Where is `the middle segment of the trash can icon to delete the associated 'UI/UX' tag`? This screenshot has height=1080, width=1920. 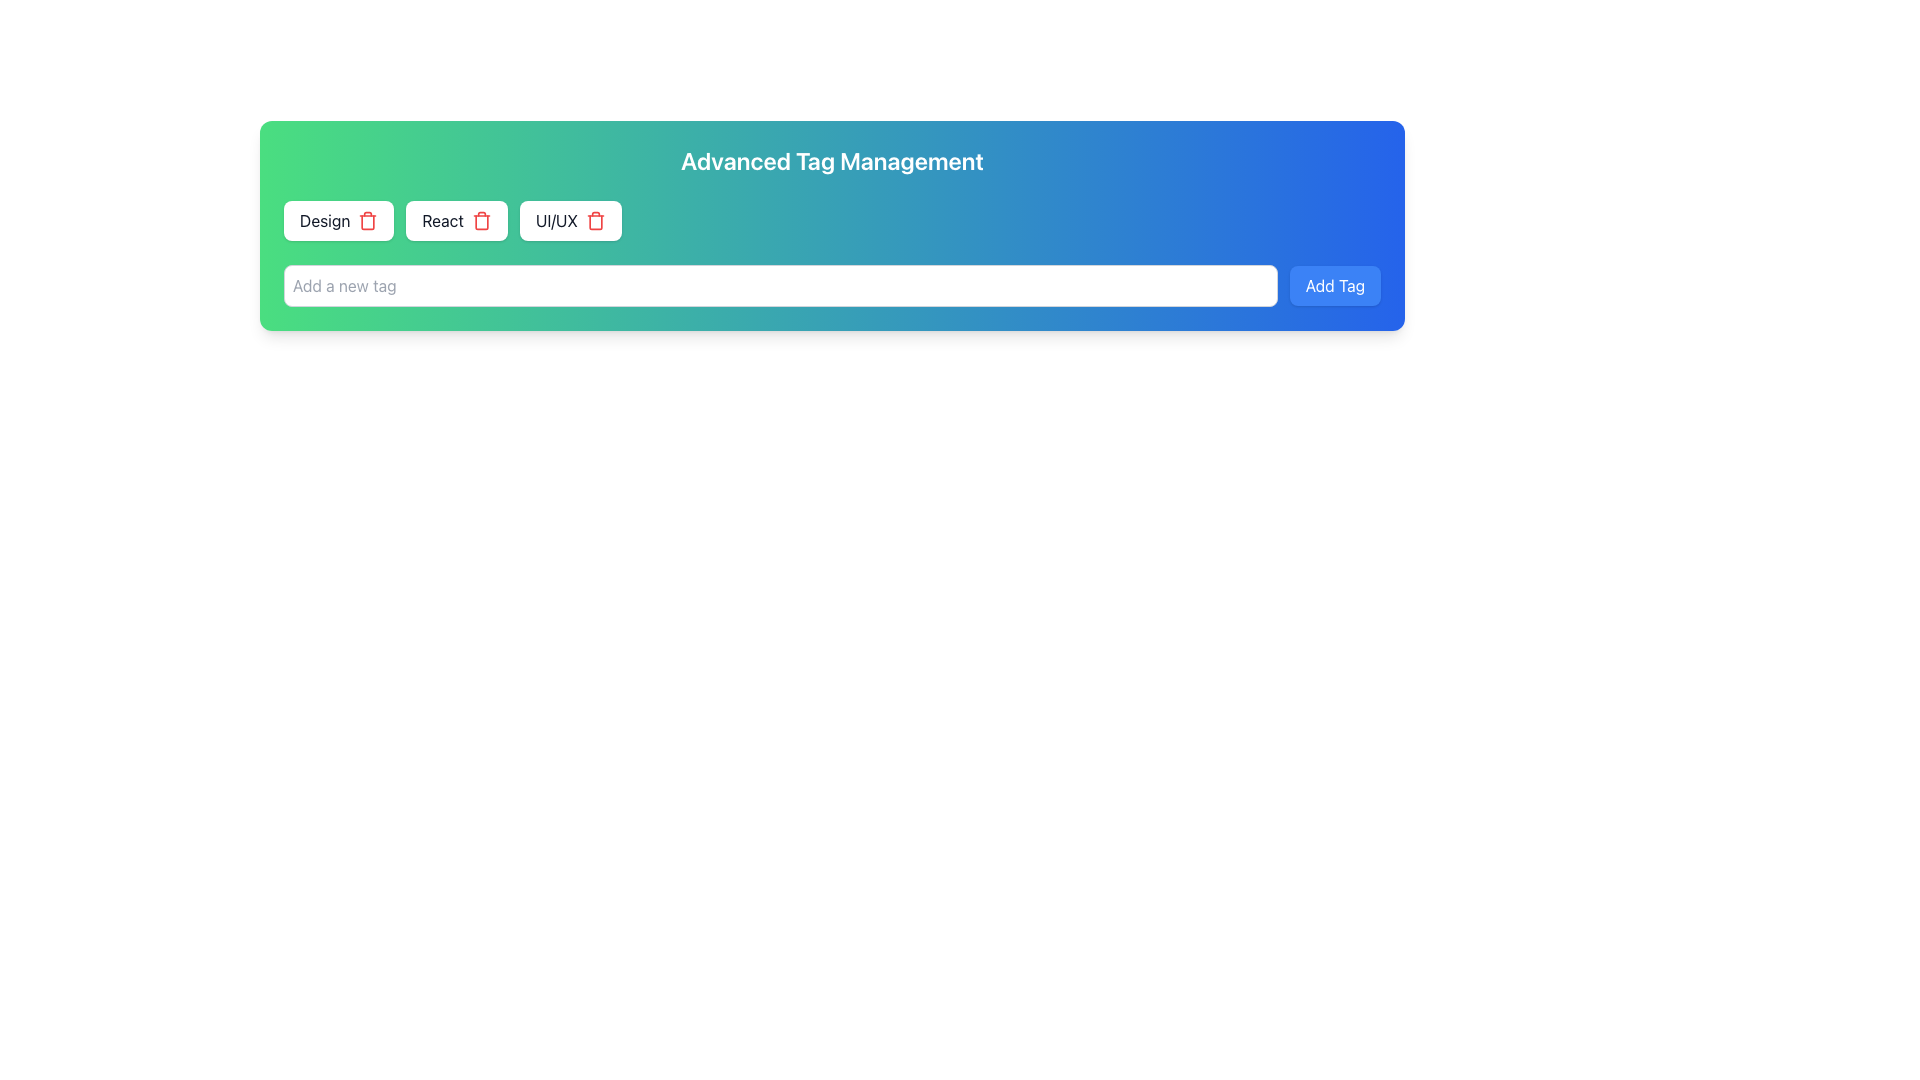 the middle segment of the trash can icon to delete the associated 'UI/UX' tag is located at coordinates (594, 222).